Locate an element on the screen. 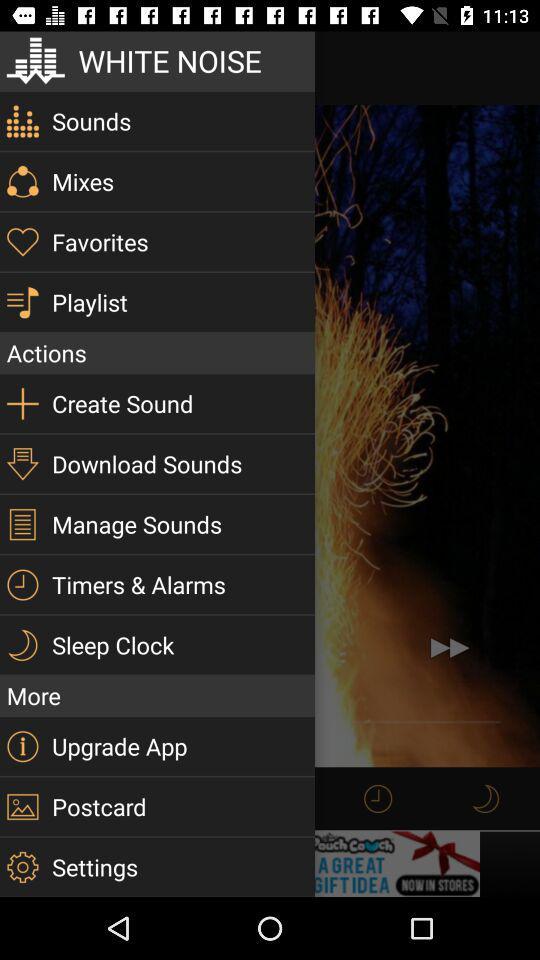  the music icon is located at coordinates (484, 798).